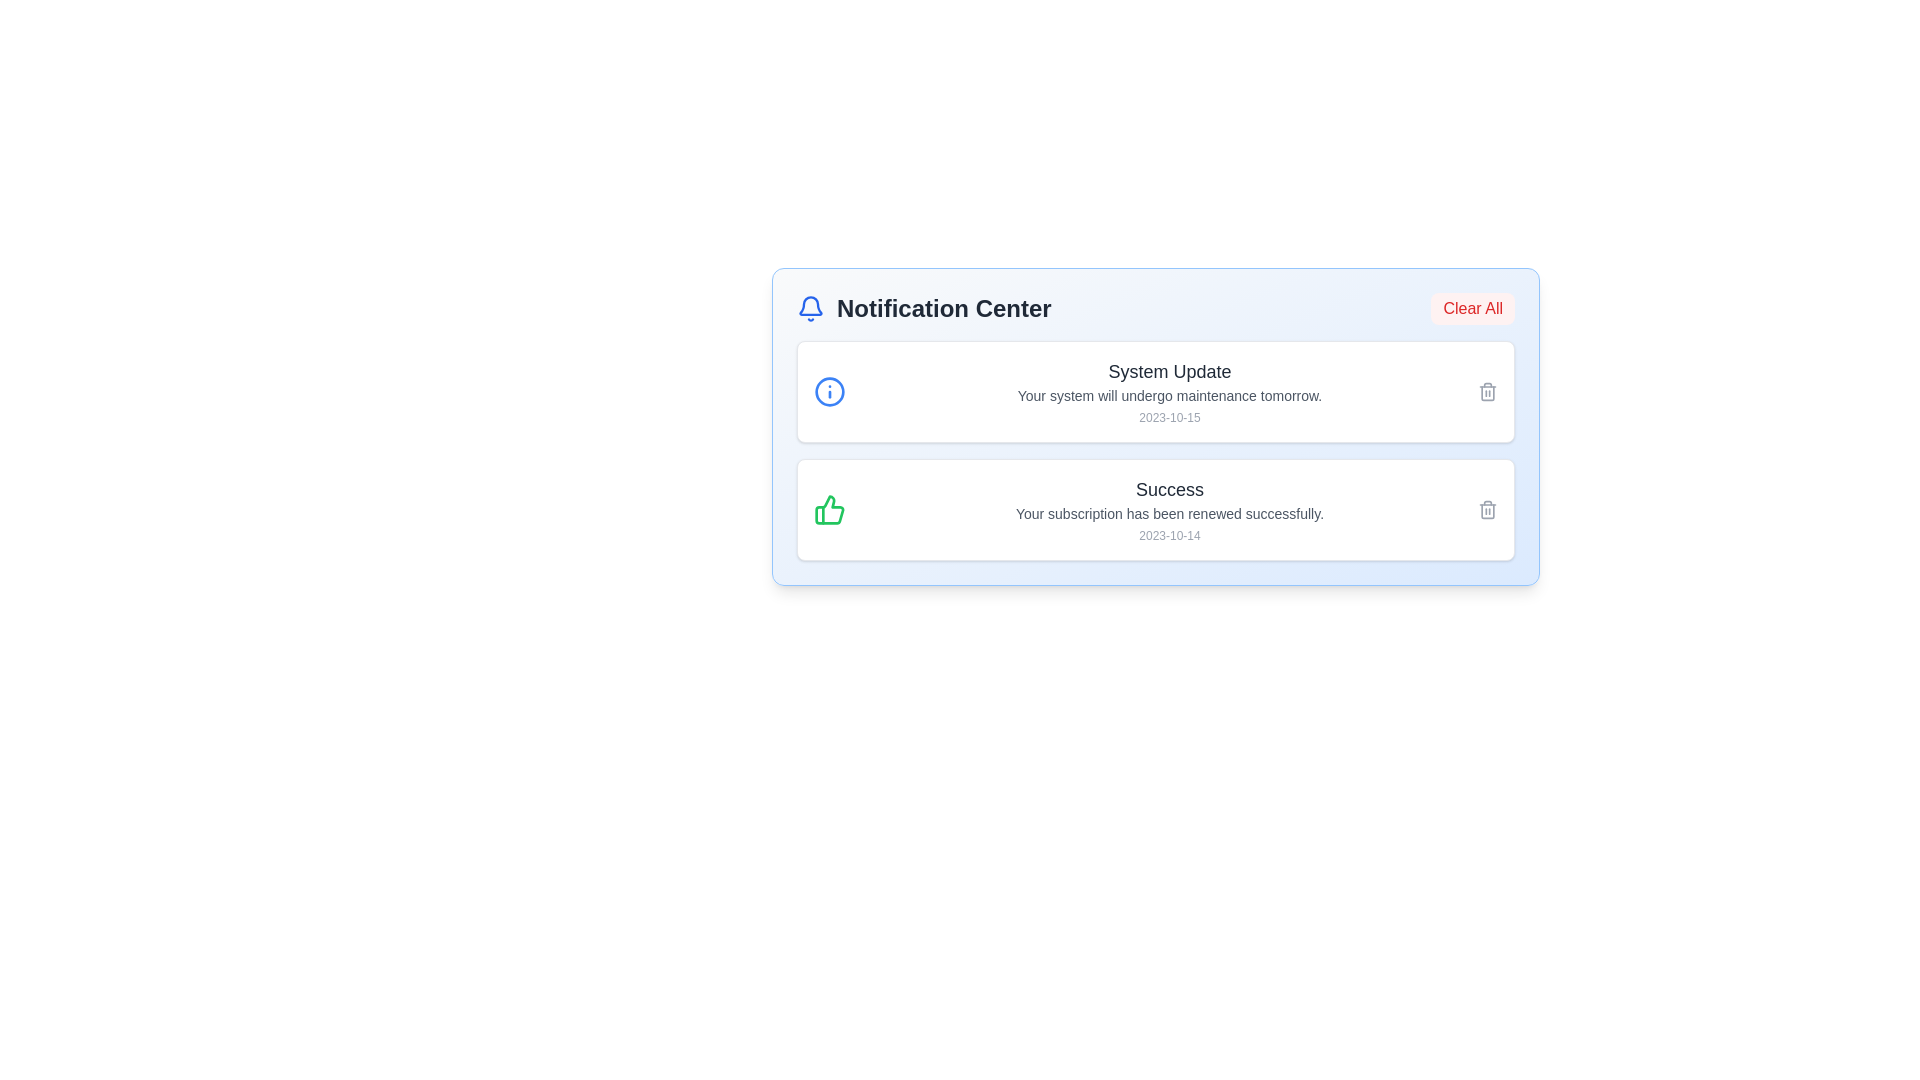 The width and height of the screenshot is (1920, 1080). What do you see at coordinates (1156, 392) in the screenshot?
I see `the first notification card within the Notification Center that notifies the user about a system update scheduled for tomorrow` at bounding box center [1156, 392].